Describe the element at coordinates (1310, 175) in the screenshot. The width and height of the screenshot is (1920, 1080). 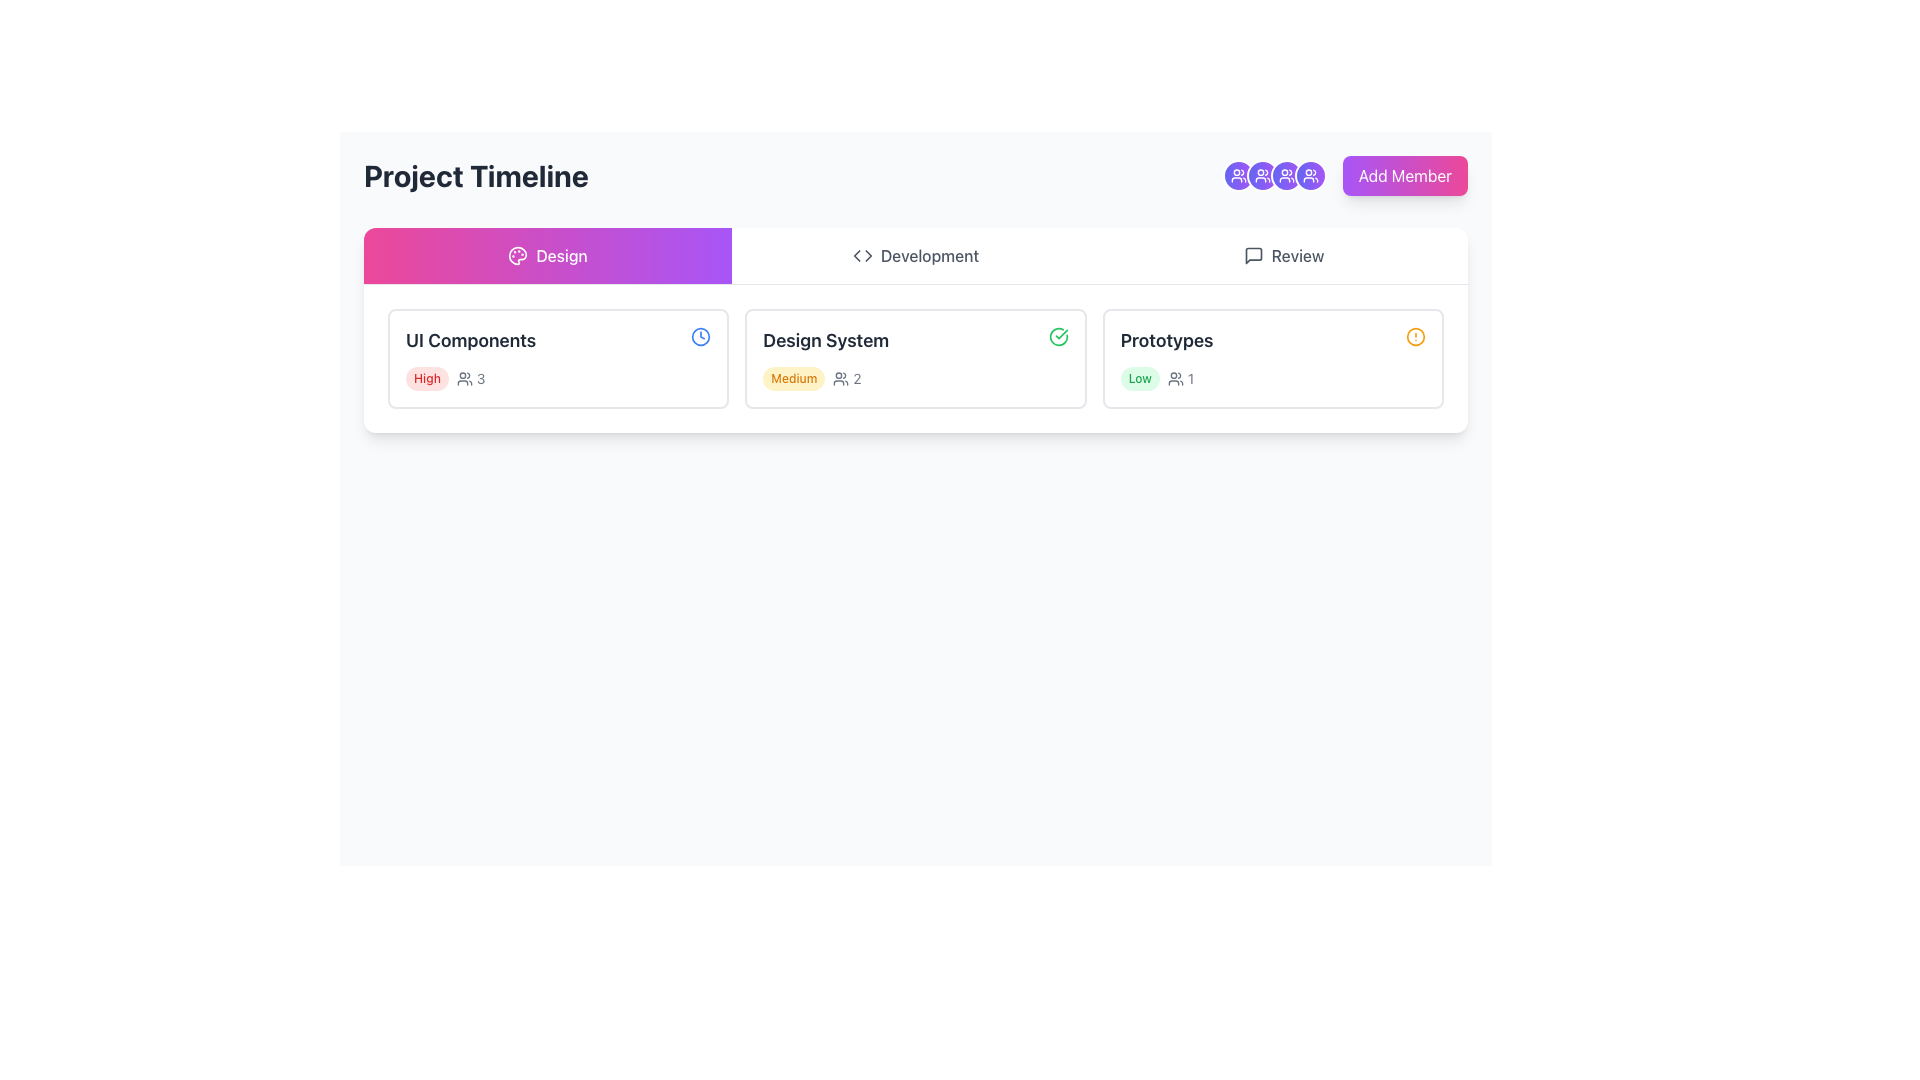
I see `the fifth circular icon with an embedded SVG graphic located at the top-right section of the interface, to the left of the 'Add Member' button` at that location.